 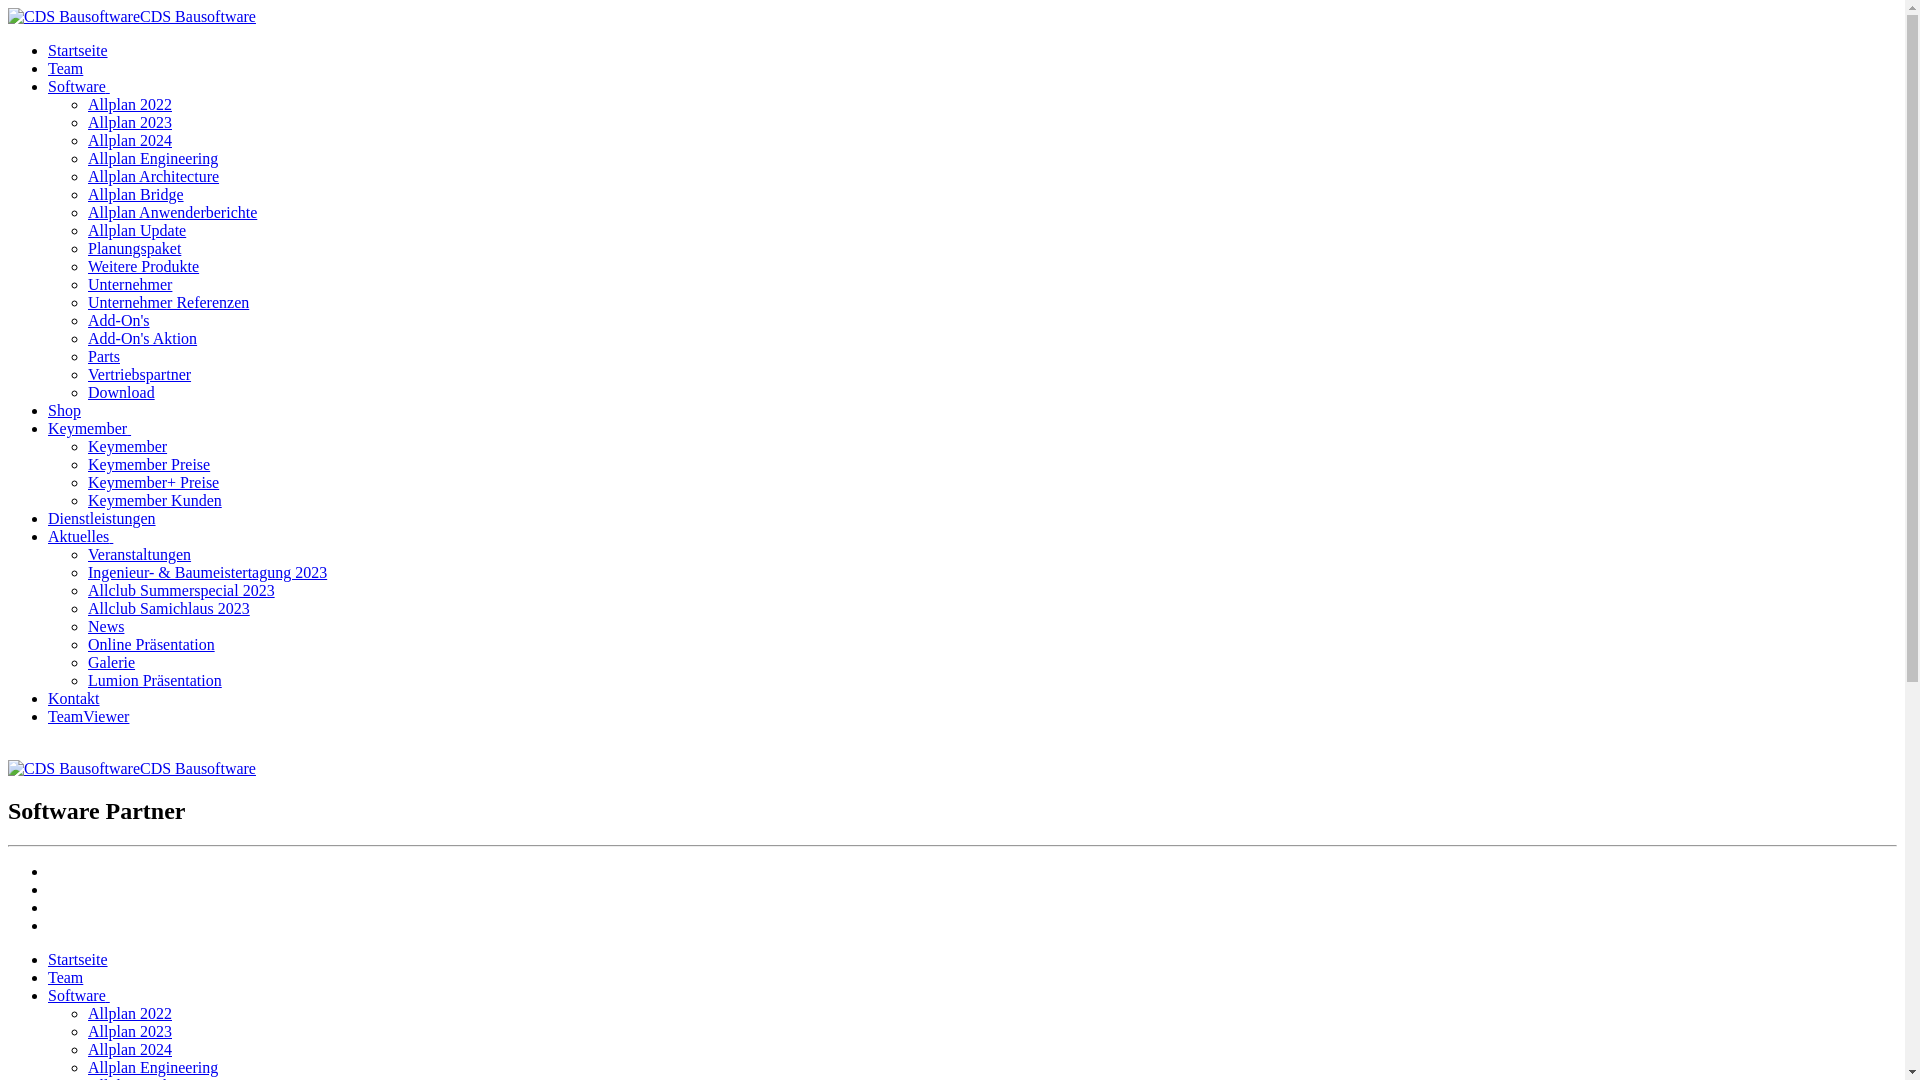 I want to click on 'Add-On's', so click(x=118, y=319).